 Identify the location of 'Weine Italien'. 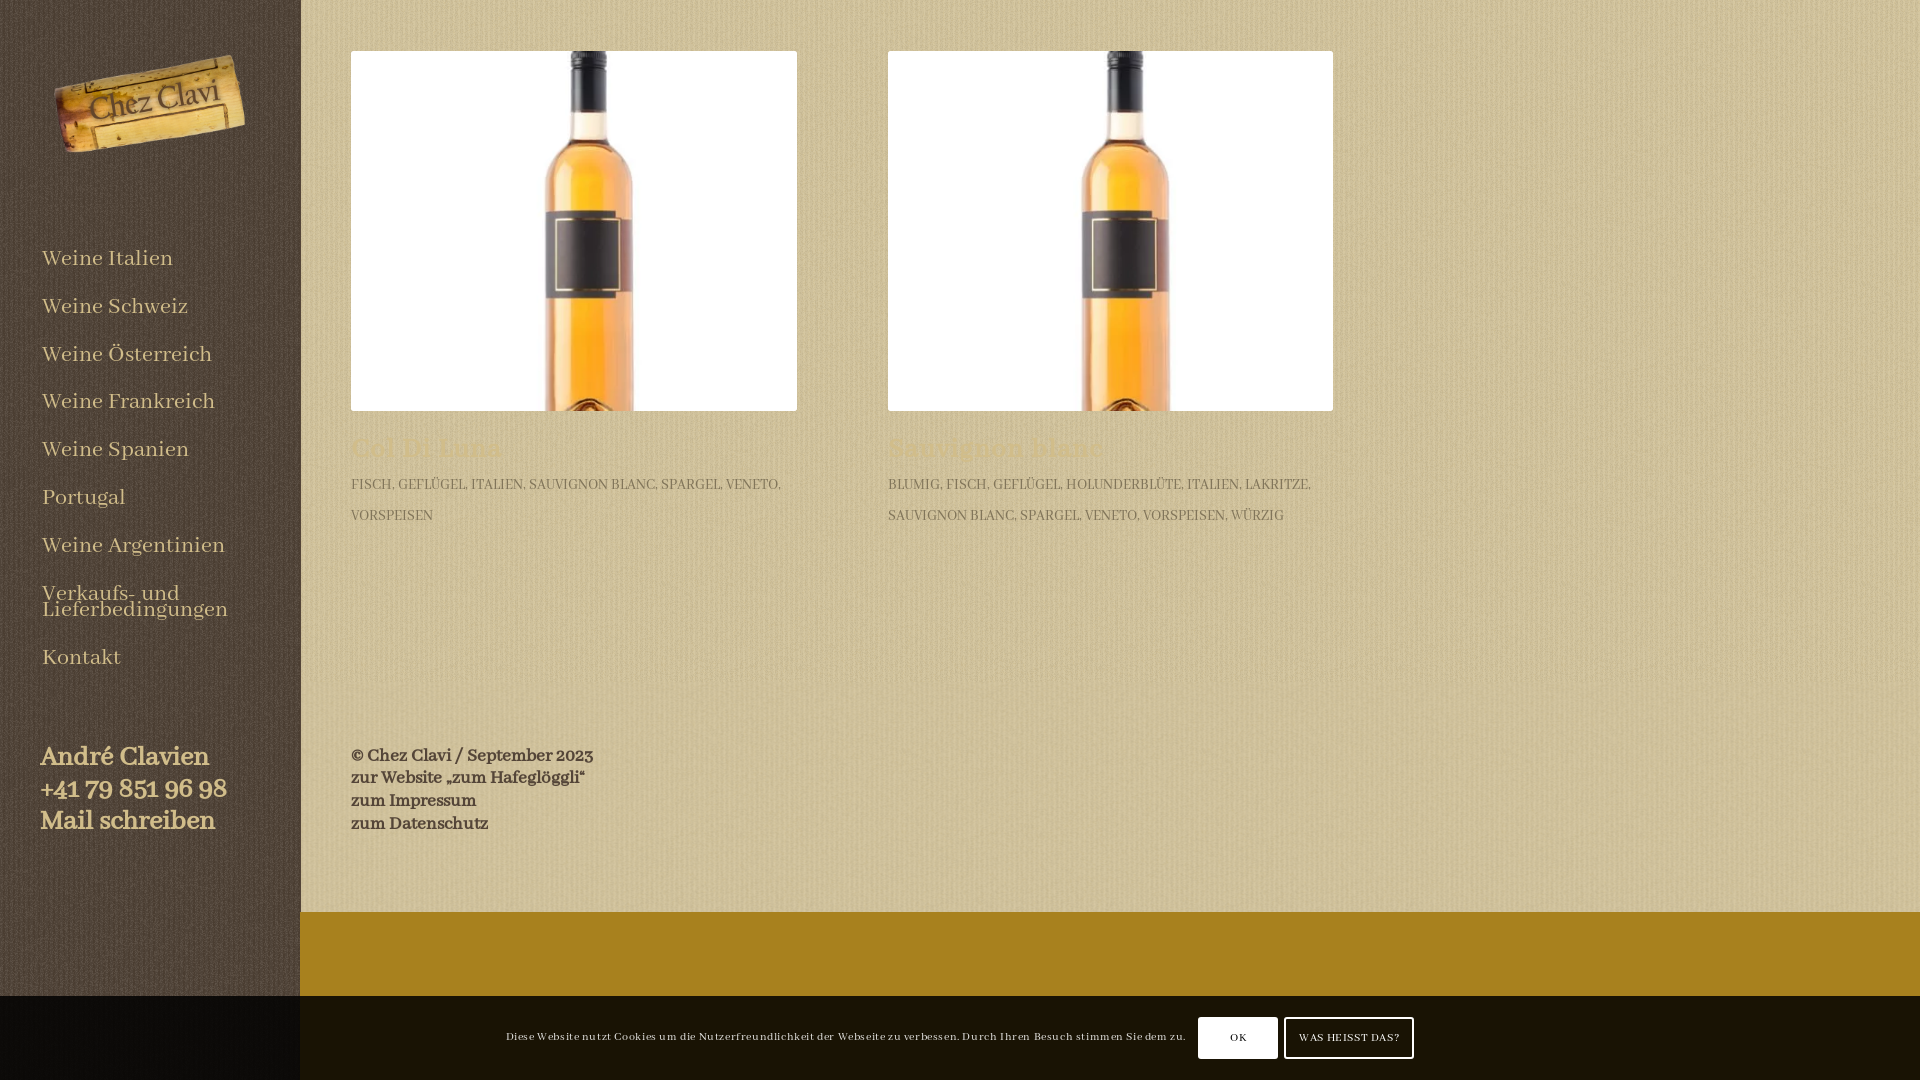
(148, 258).